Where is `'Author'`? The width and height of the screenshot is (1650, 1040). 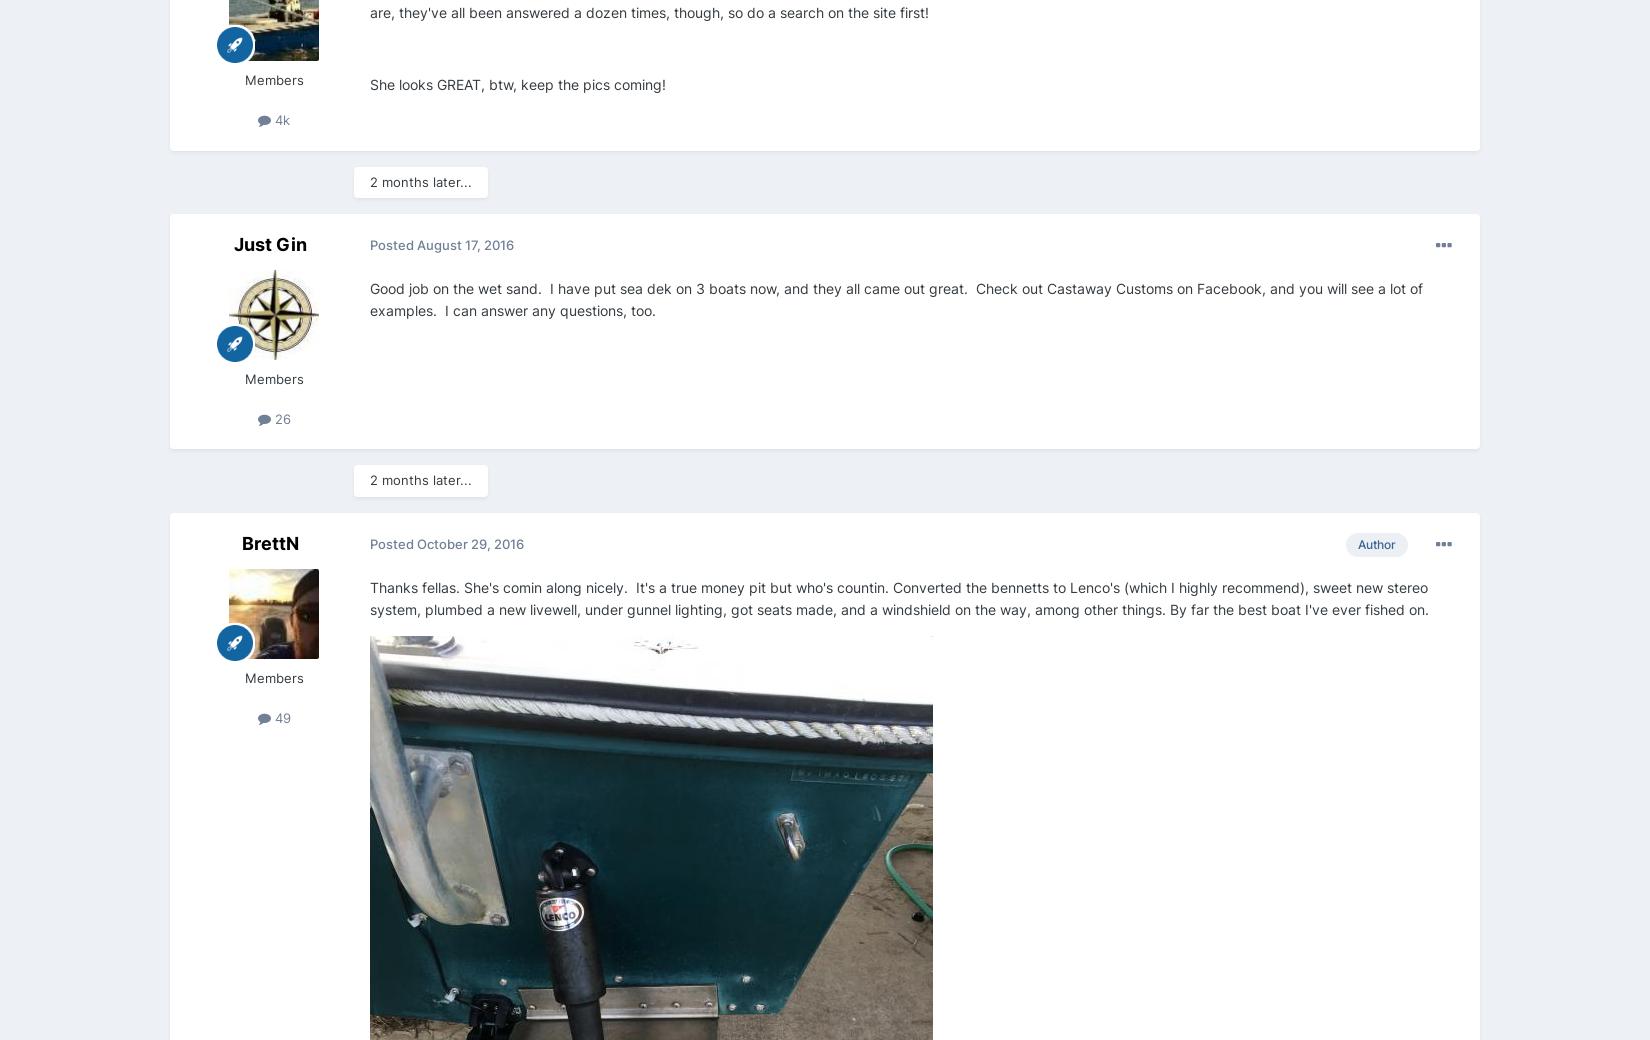
'Author' is located at coordinates (1375, 542).